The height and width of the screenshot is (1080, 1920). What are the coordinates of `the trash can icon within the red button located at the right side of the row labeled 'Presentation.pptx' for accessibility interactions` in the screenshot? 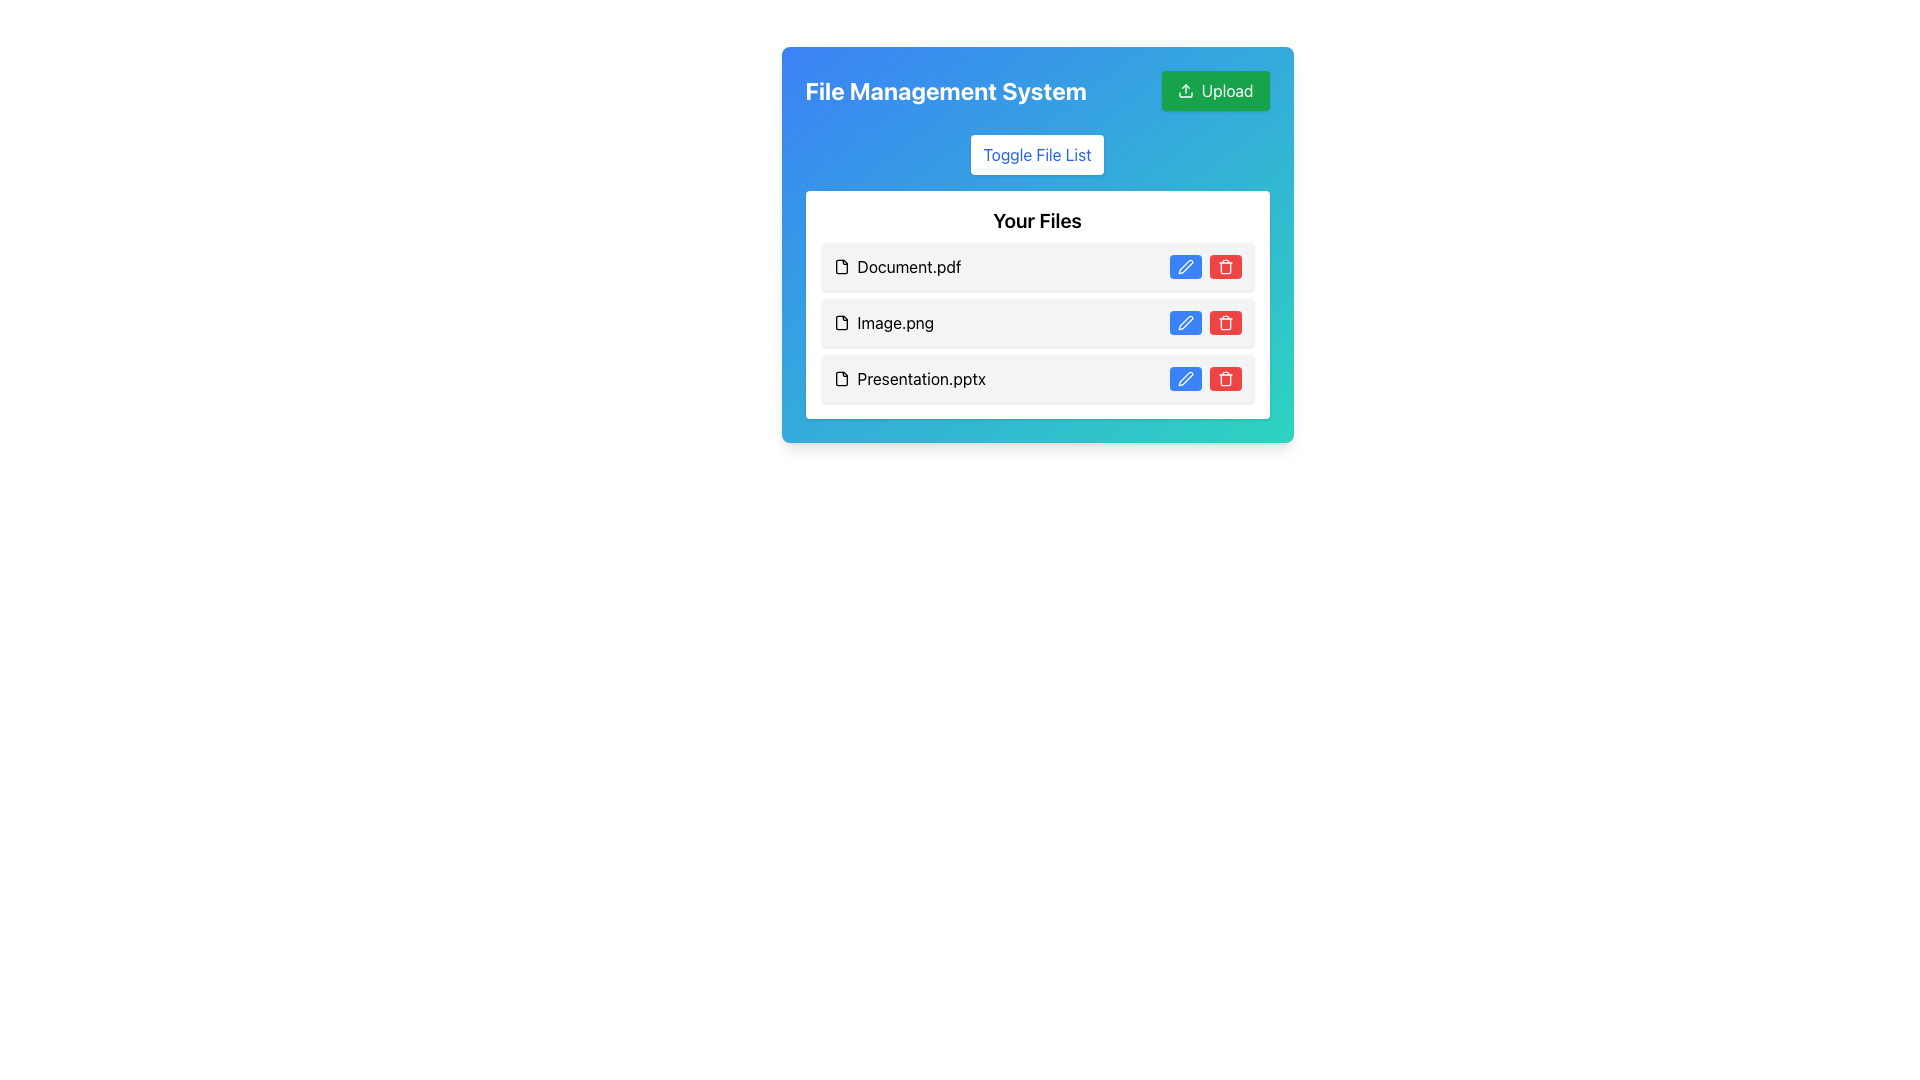 It's located at (1224, 265).